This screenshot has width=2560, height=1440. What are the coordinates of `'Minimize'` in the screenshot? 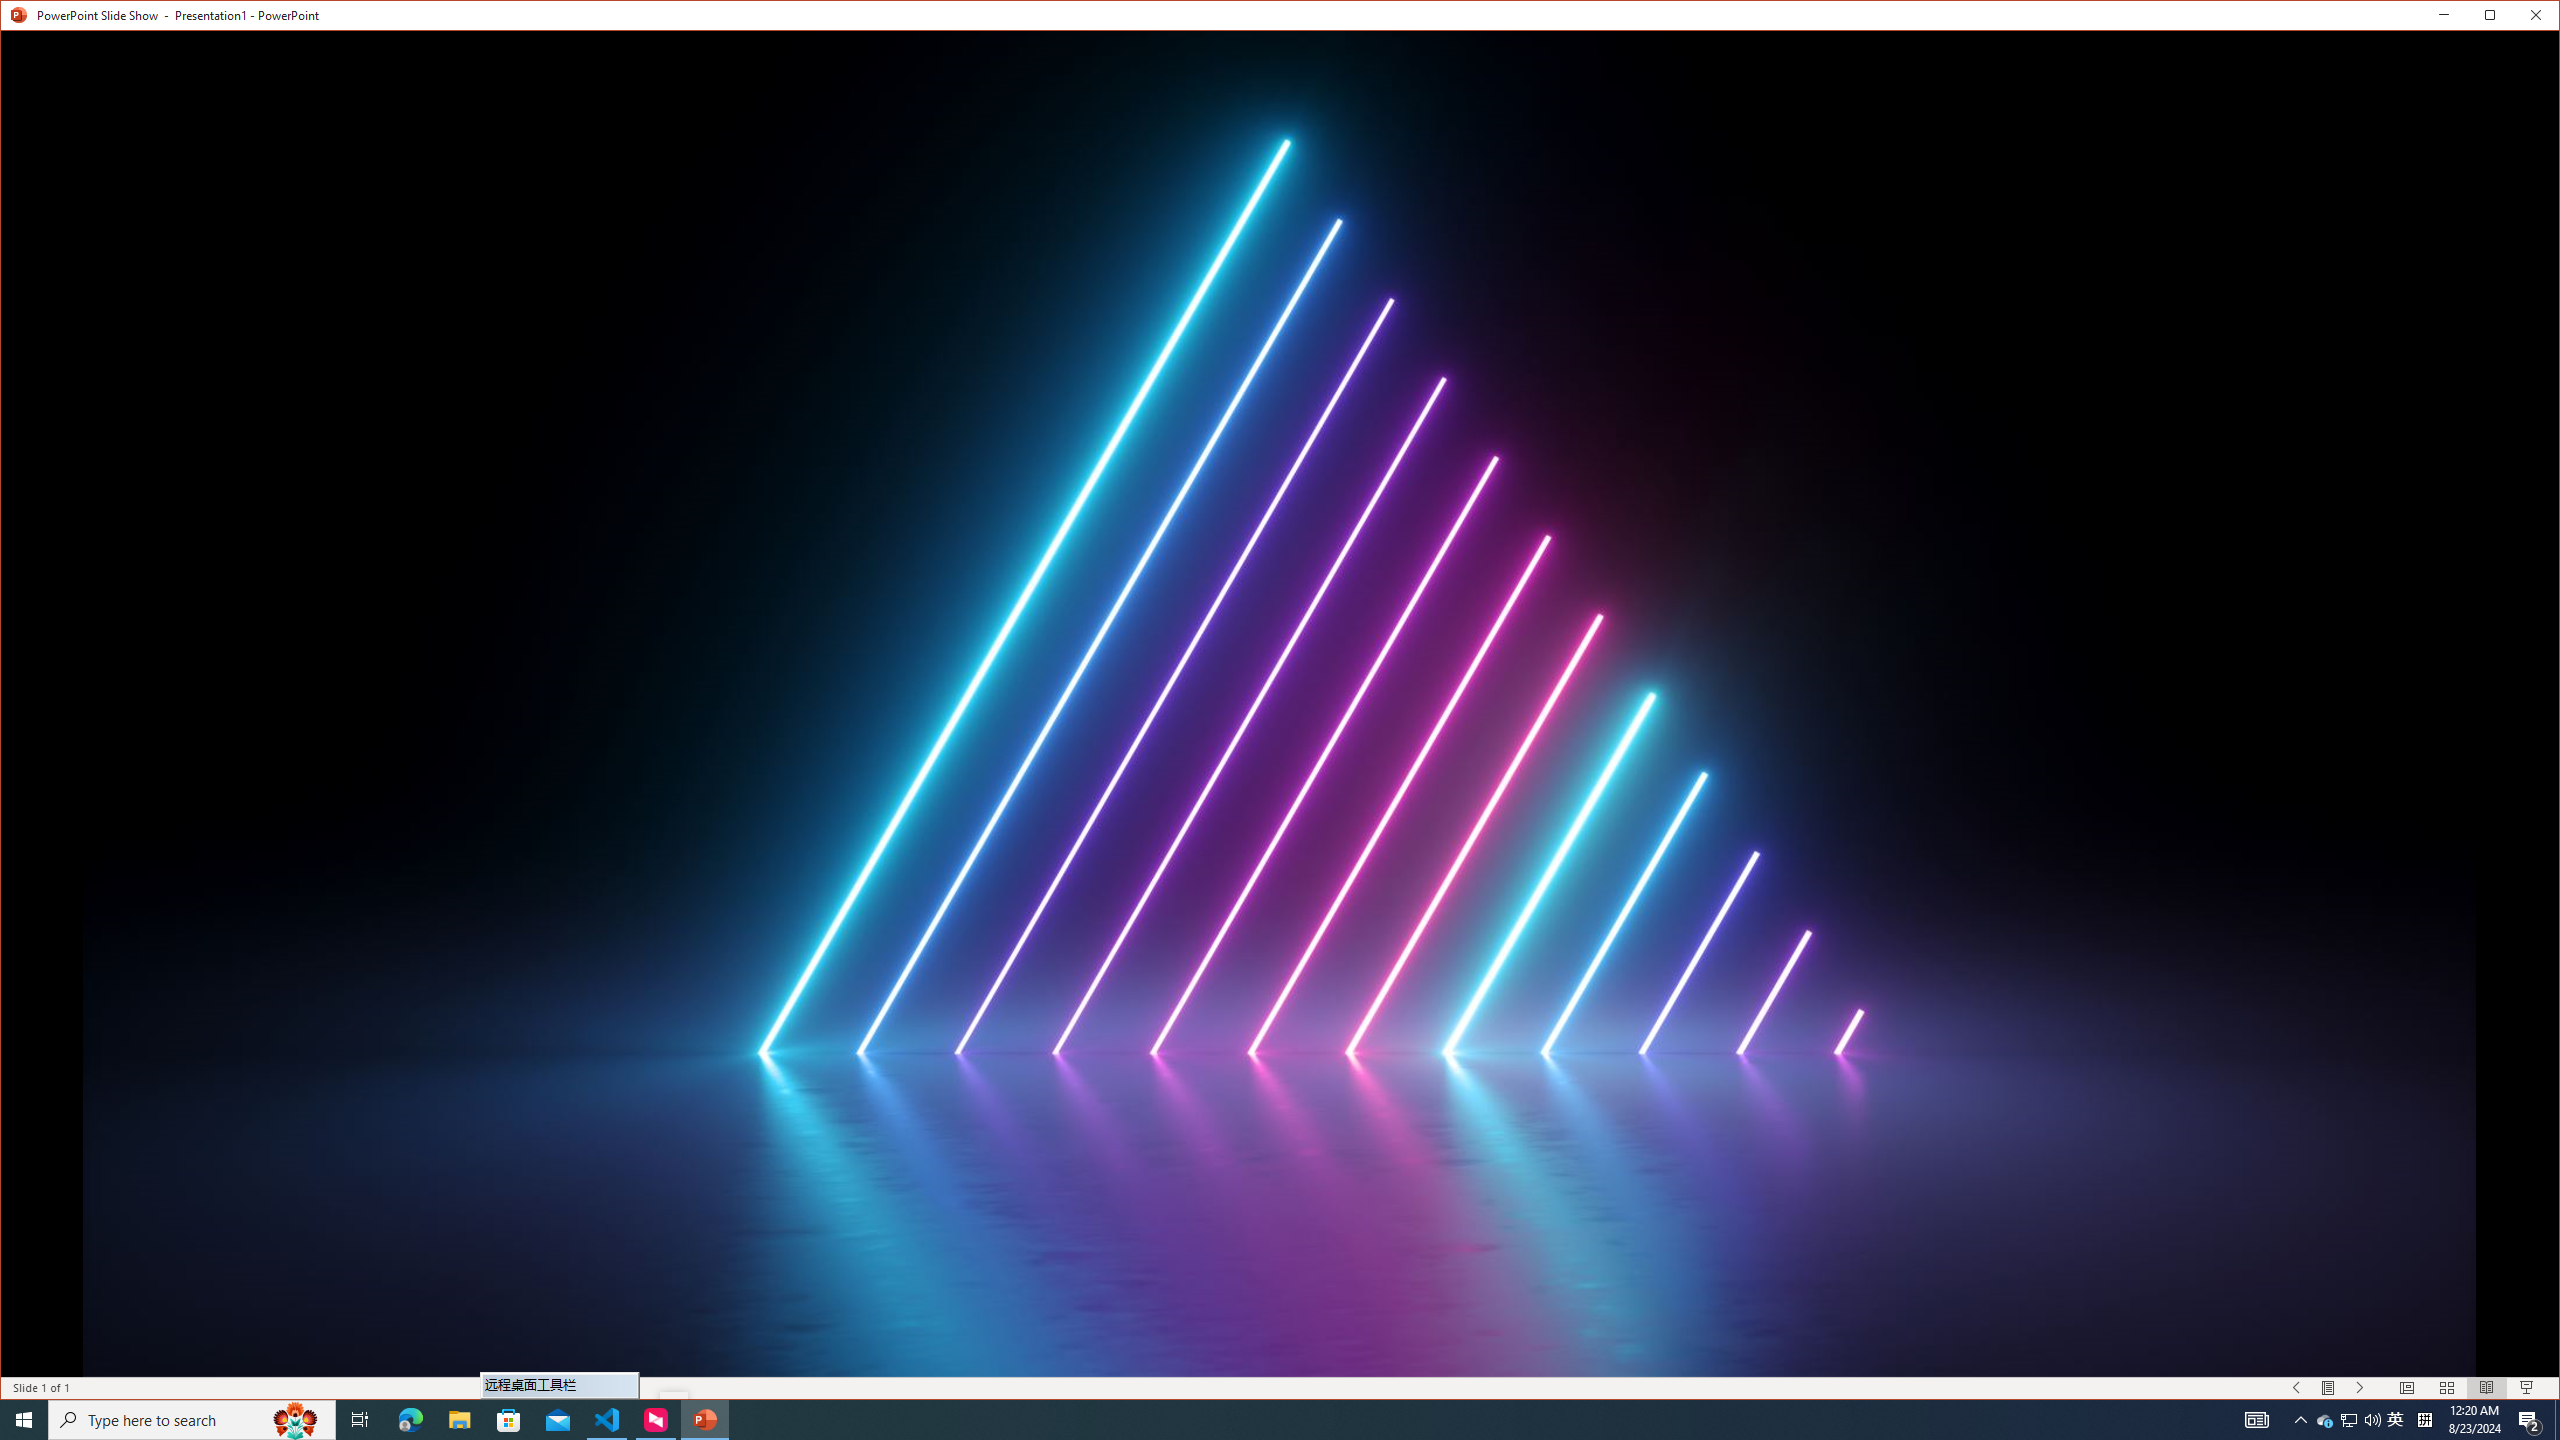 It's located at (2496, 19).